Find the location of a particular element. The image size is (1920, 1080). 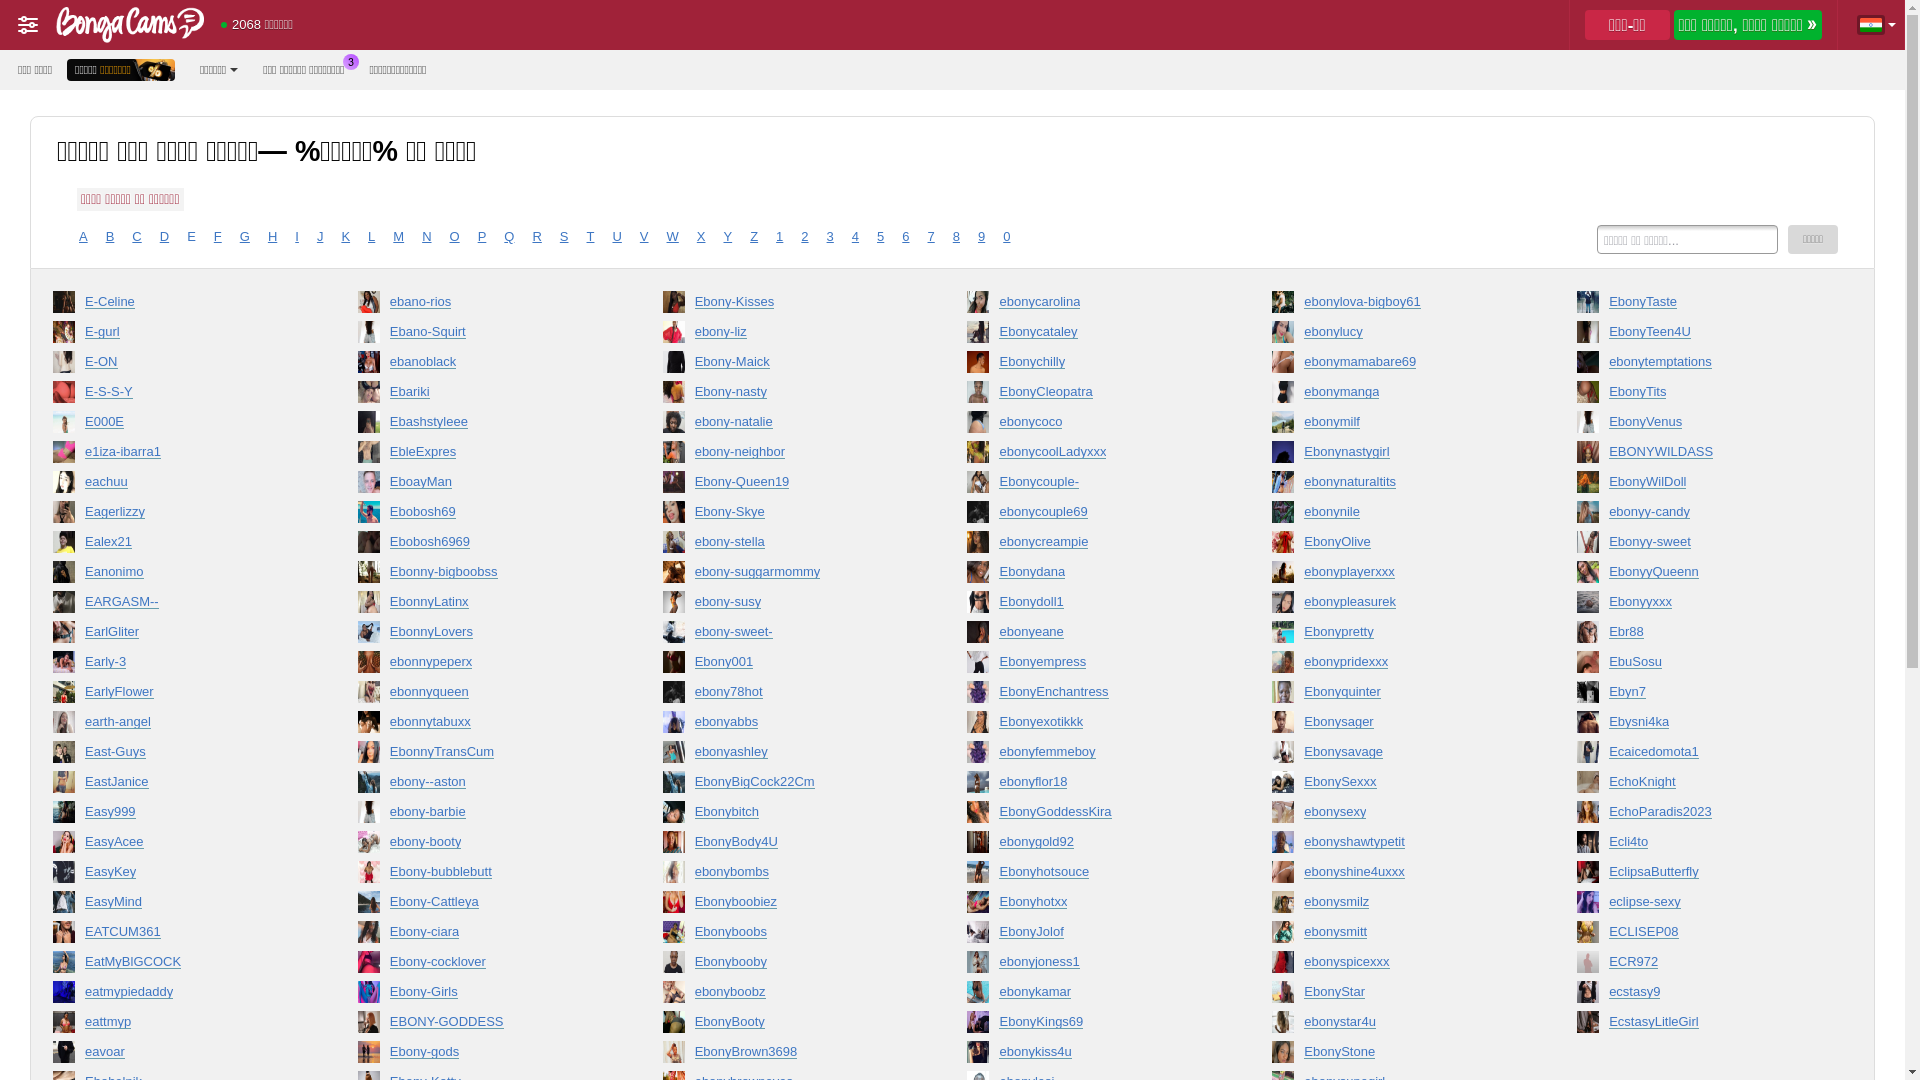

'Ebonynastygirl' is located at coordinates (1395, 455).